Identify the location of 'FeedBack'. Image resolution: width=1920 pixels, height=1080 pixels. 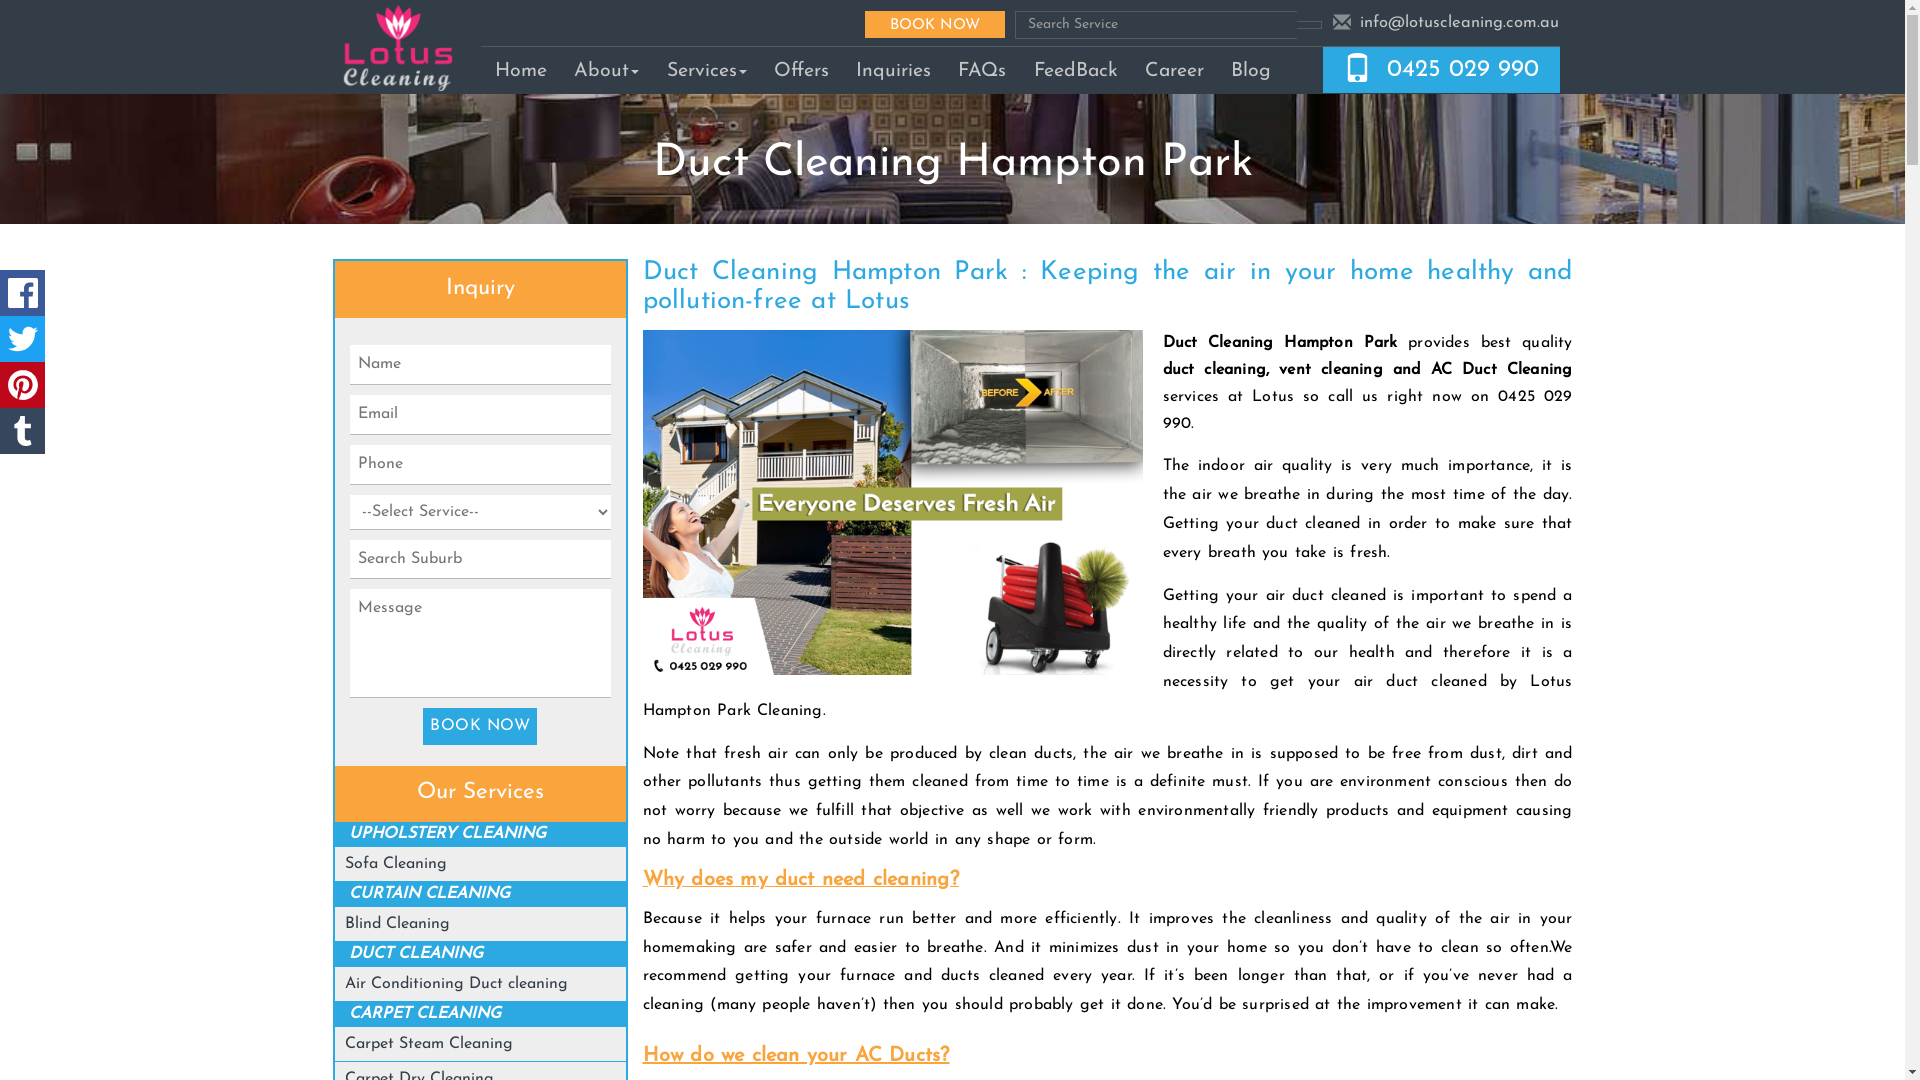
(1074, 69).